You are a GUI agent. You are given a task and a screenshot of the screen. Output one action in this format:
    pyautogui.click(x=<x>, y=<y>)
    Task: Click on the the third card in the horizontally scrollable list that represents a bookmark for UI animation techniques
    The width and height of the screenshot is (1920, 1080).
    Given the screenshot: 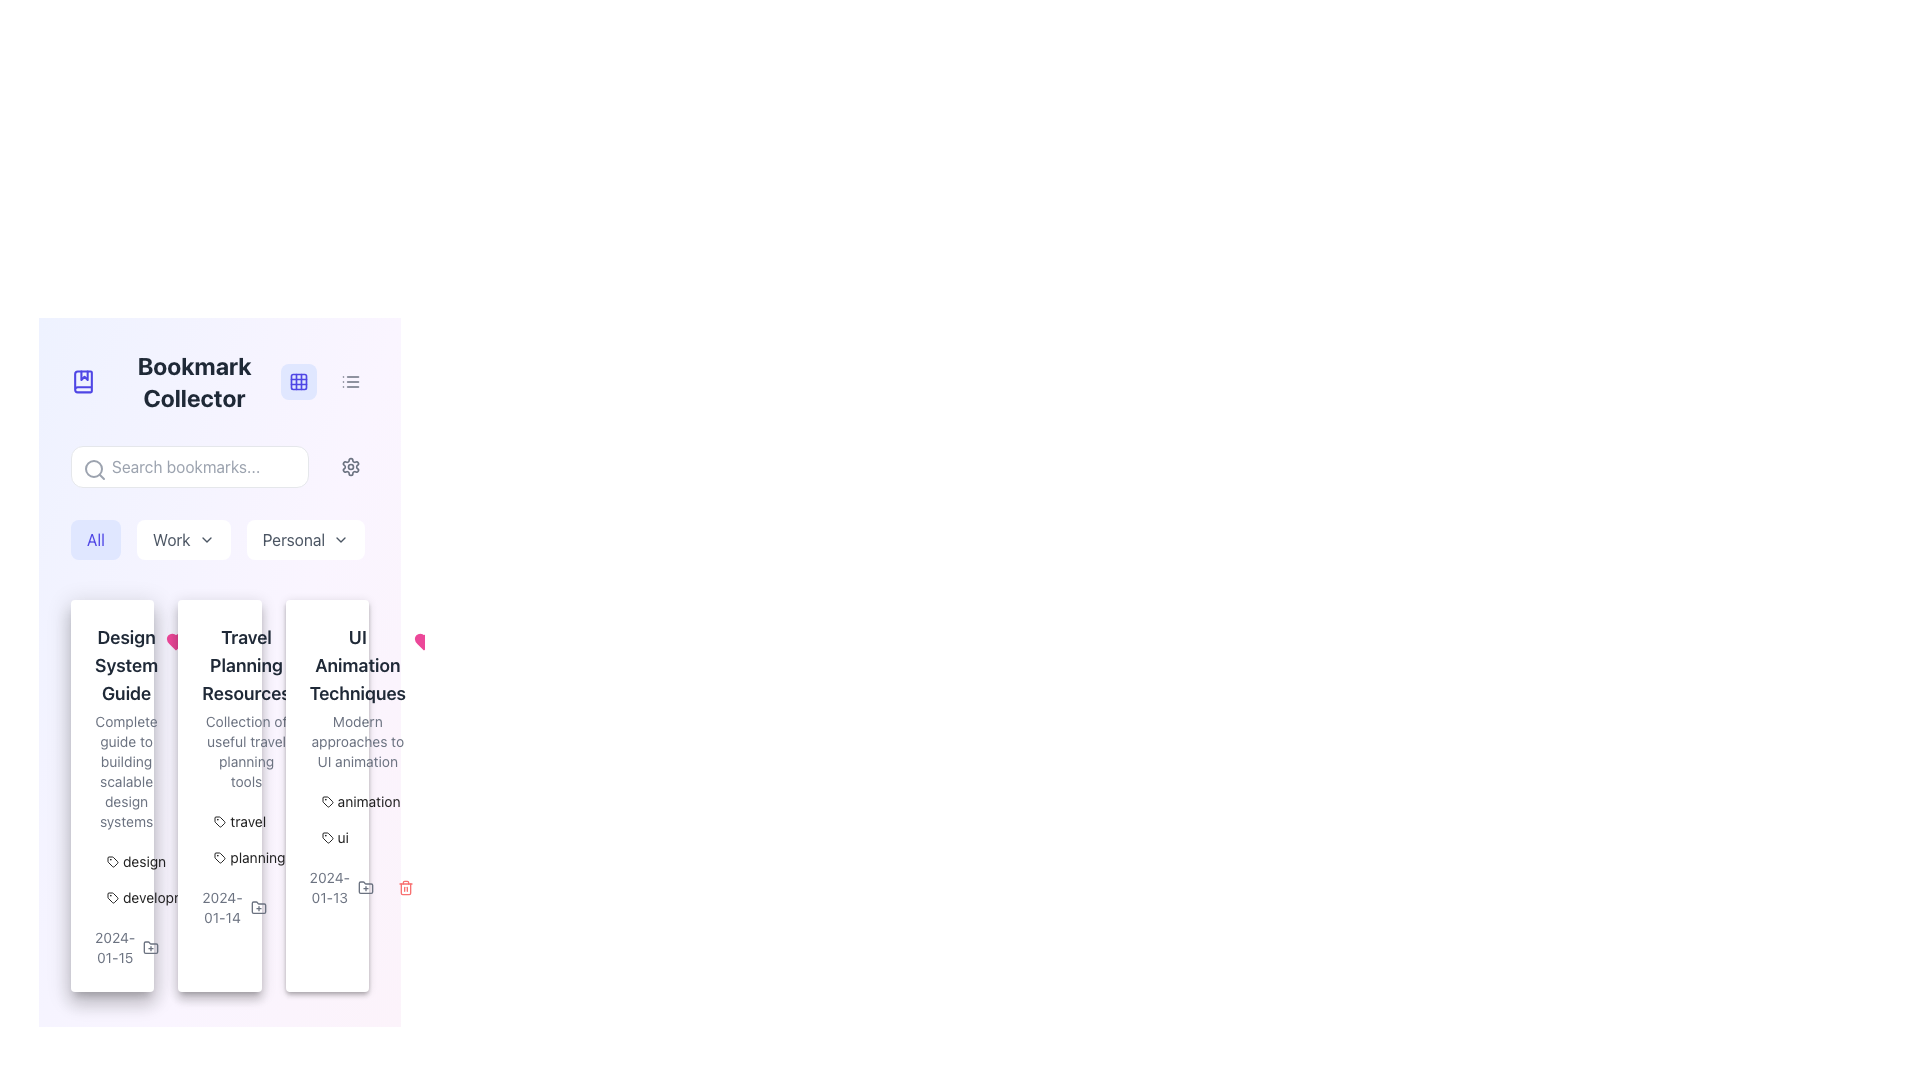 What is the action you would take?
    pyautogui.click(x=357, y=697)
    